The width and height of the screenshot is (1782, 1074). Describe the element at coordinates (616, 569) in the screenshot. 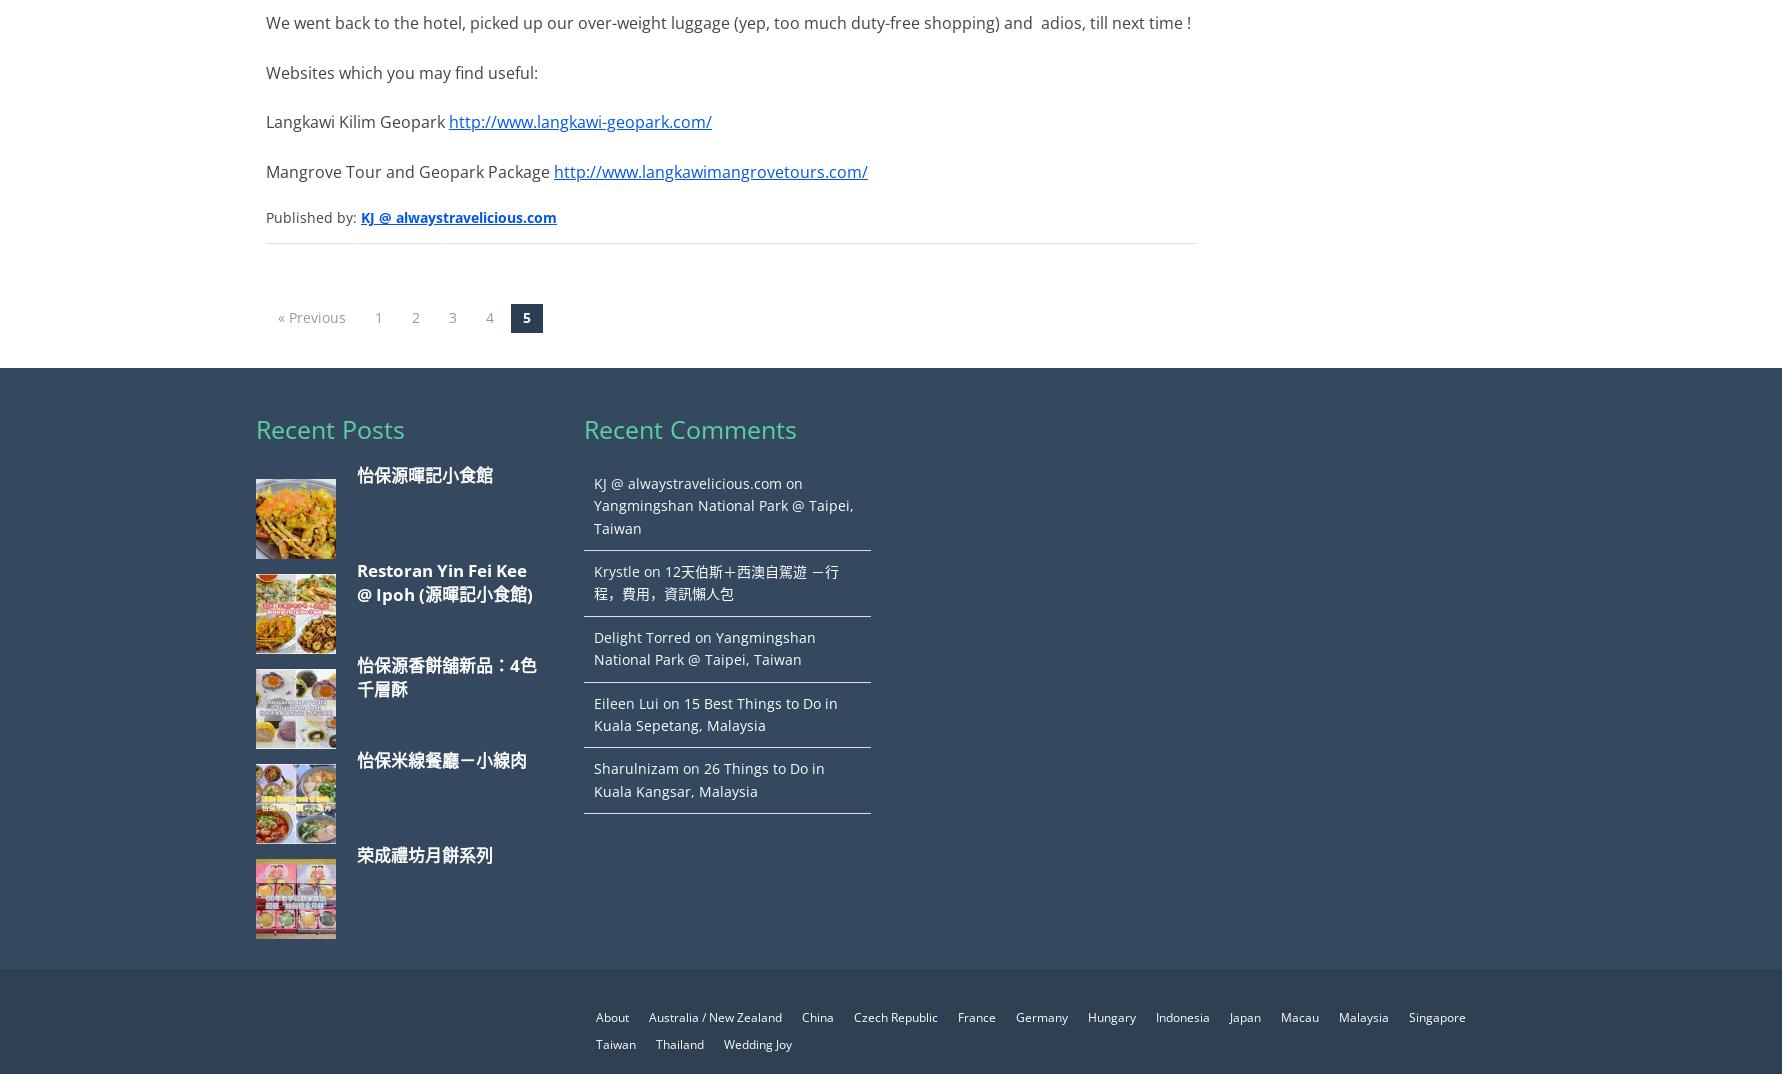

I see `'Krystle'` at that location.